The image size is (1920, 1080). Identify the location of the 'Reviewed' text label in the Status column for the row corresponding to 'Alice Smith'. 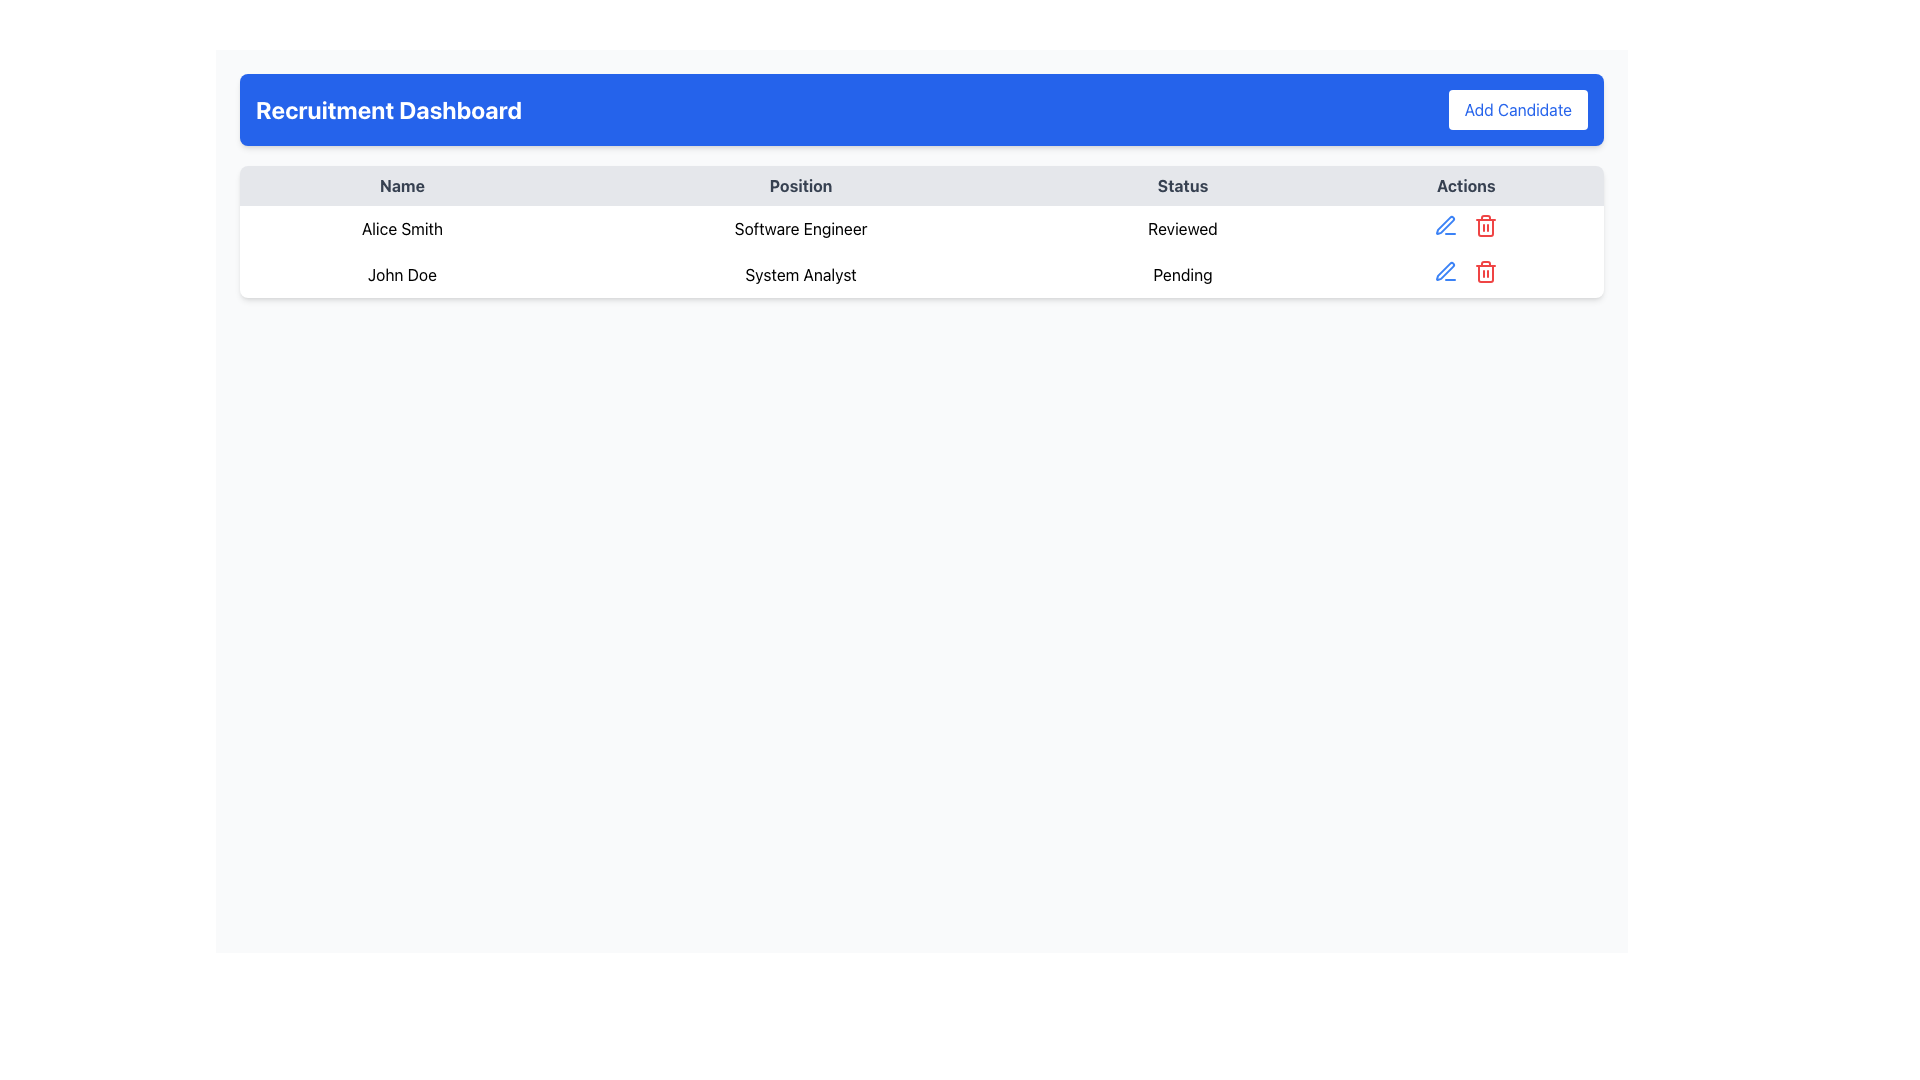
(1182, 227).